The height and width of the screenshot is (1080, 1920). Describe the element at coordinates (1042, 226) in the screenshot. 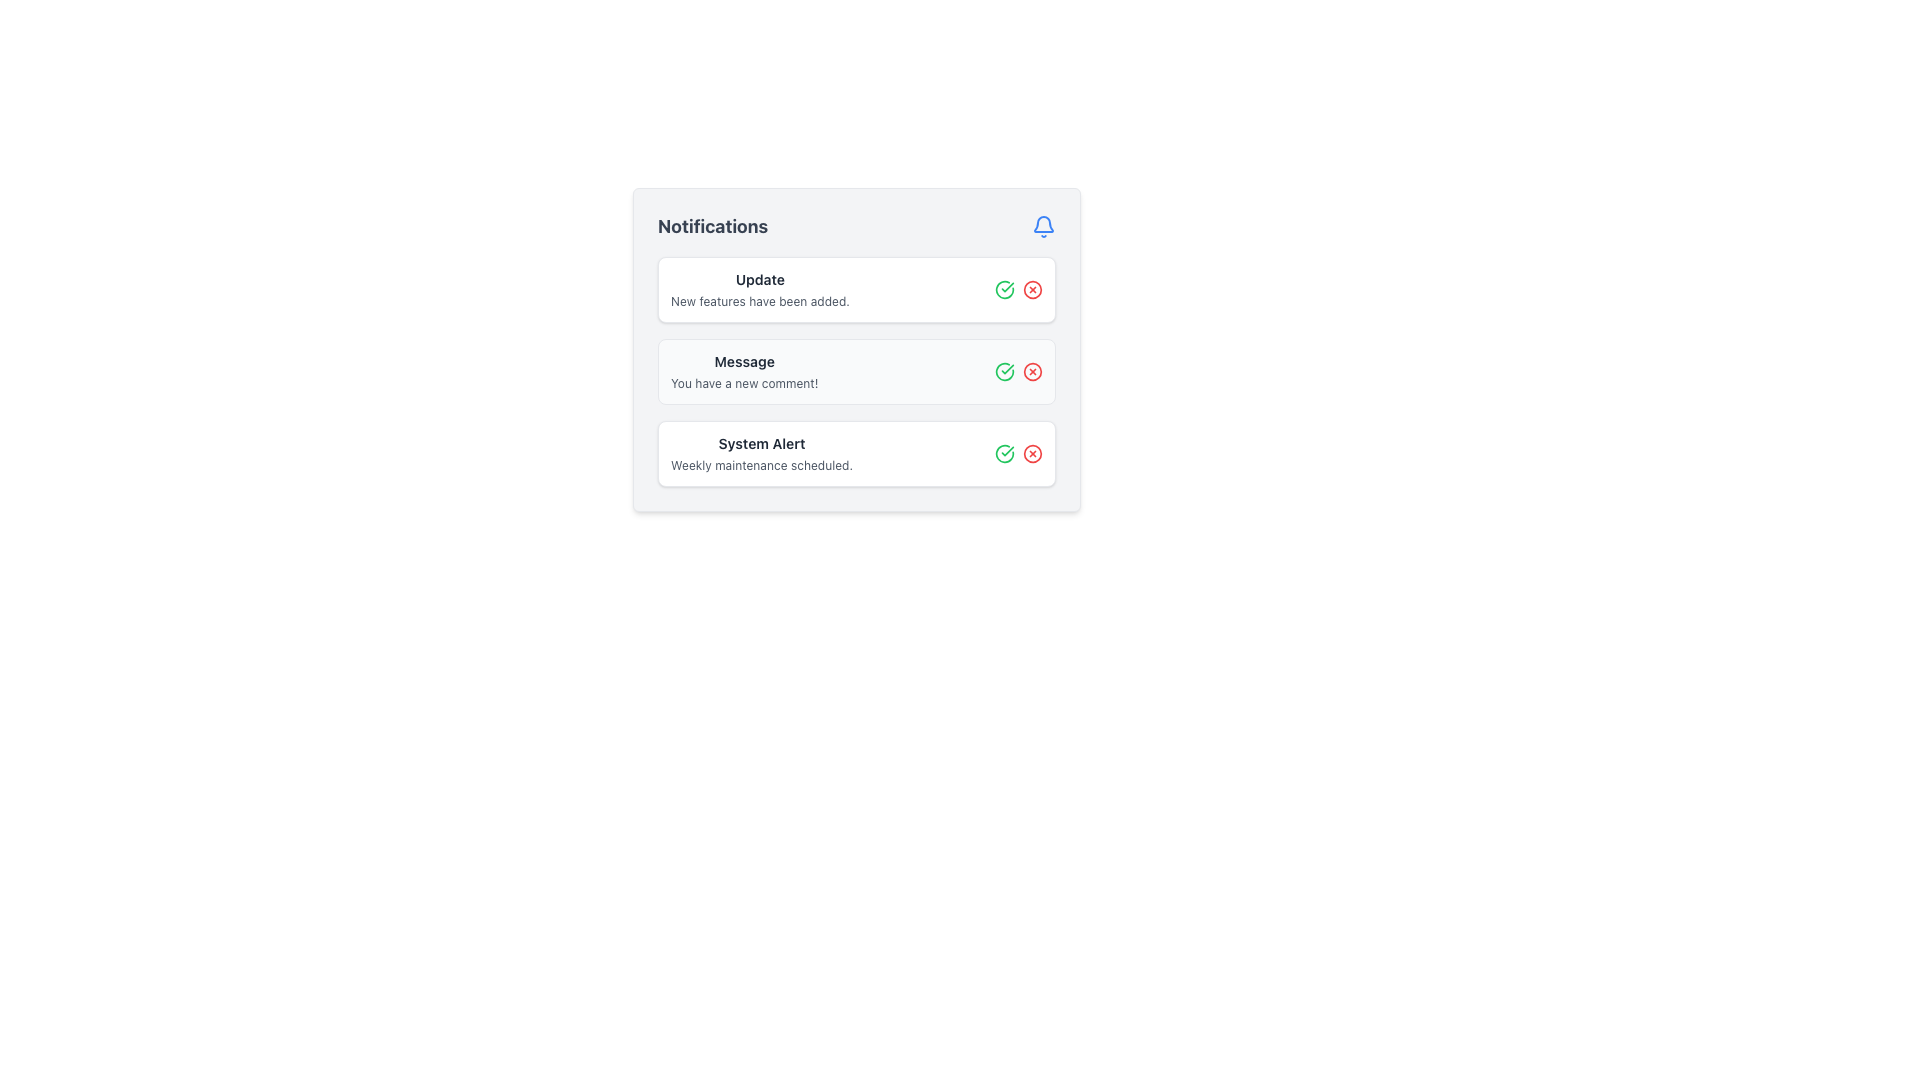

I see `the notification icon located on the far right of the notifications panel, adjacent to the 'Notifications' text` at that location.